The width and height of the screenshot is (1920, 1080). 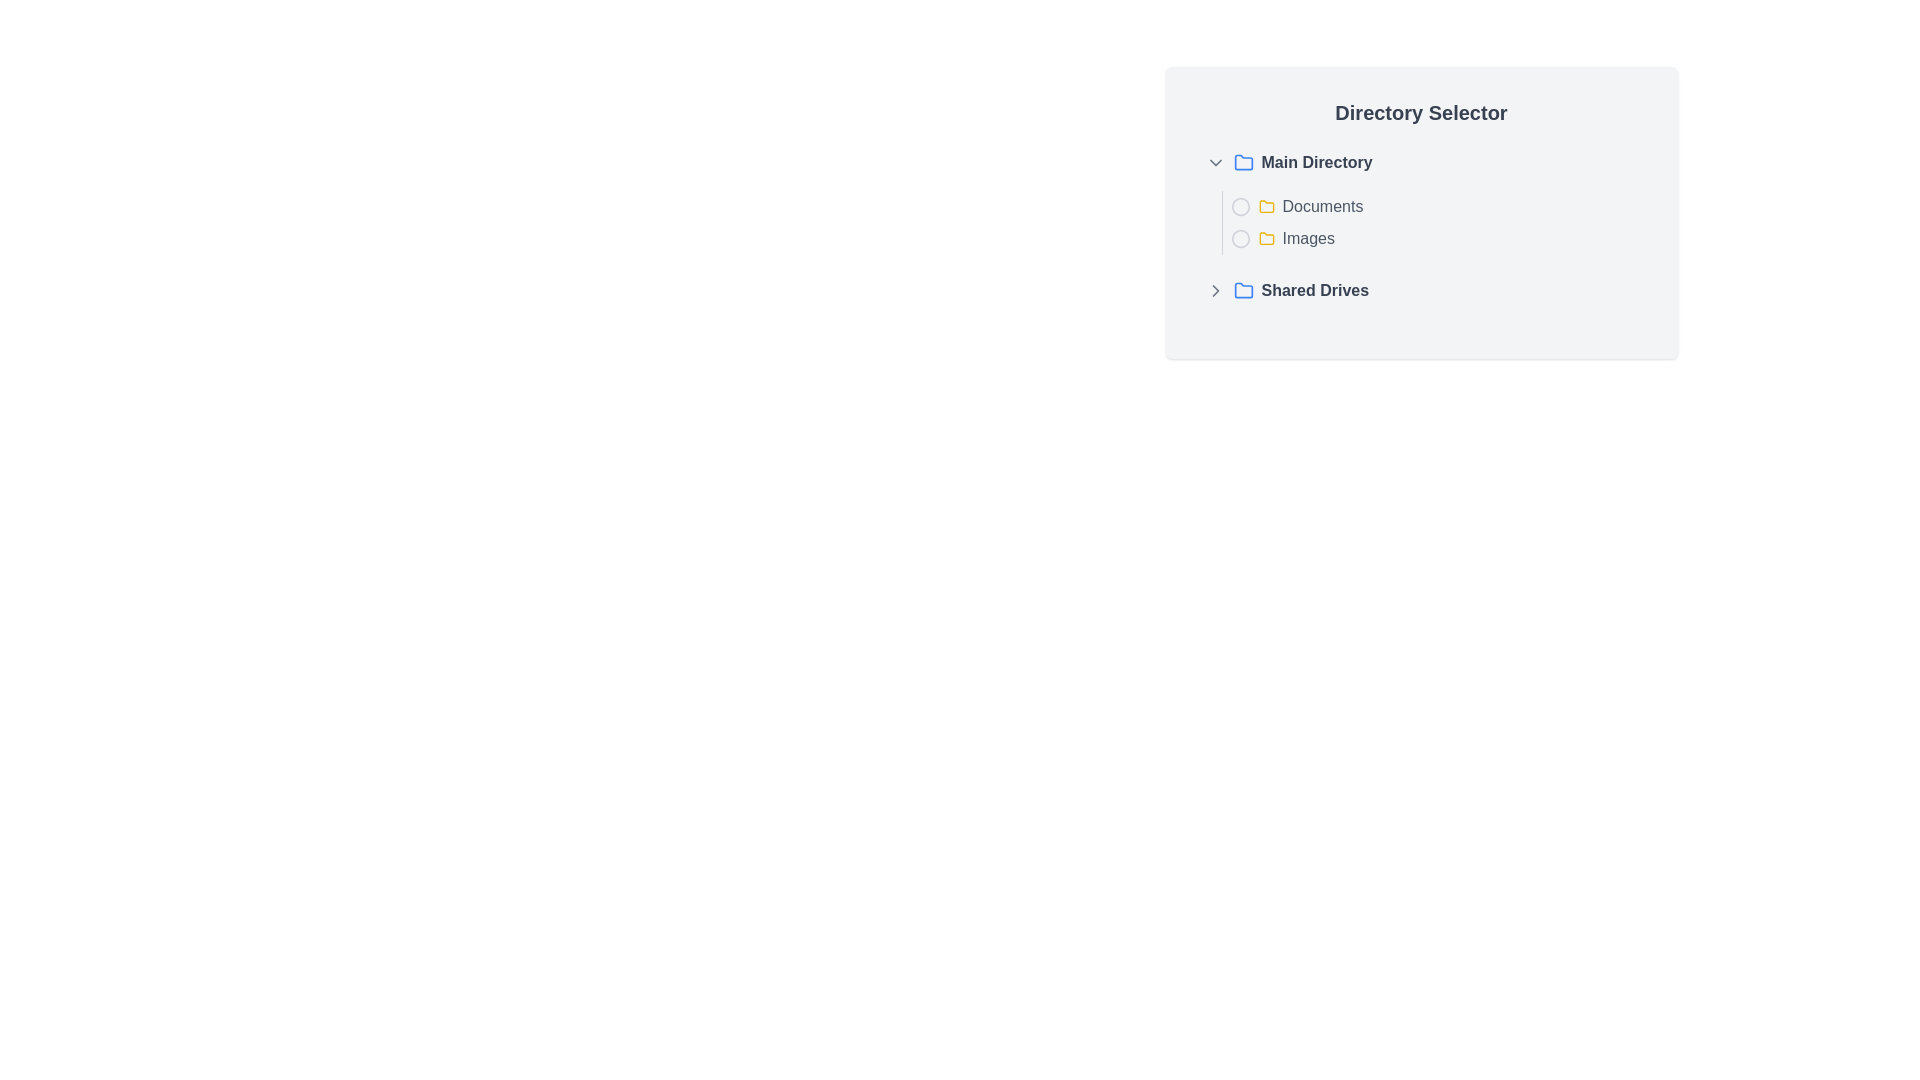 What do you see at coordinates (1214, 290) in the screenshot?
I see `the chevron icon pointing to the right, located at the far left of the 'Shared Drives' row` at bounding box center [1214, 290].